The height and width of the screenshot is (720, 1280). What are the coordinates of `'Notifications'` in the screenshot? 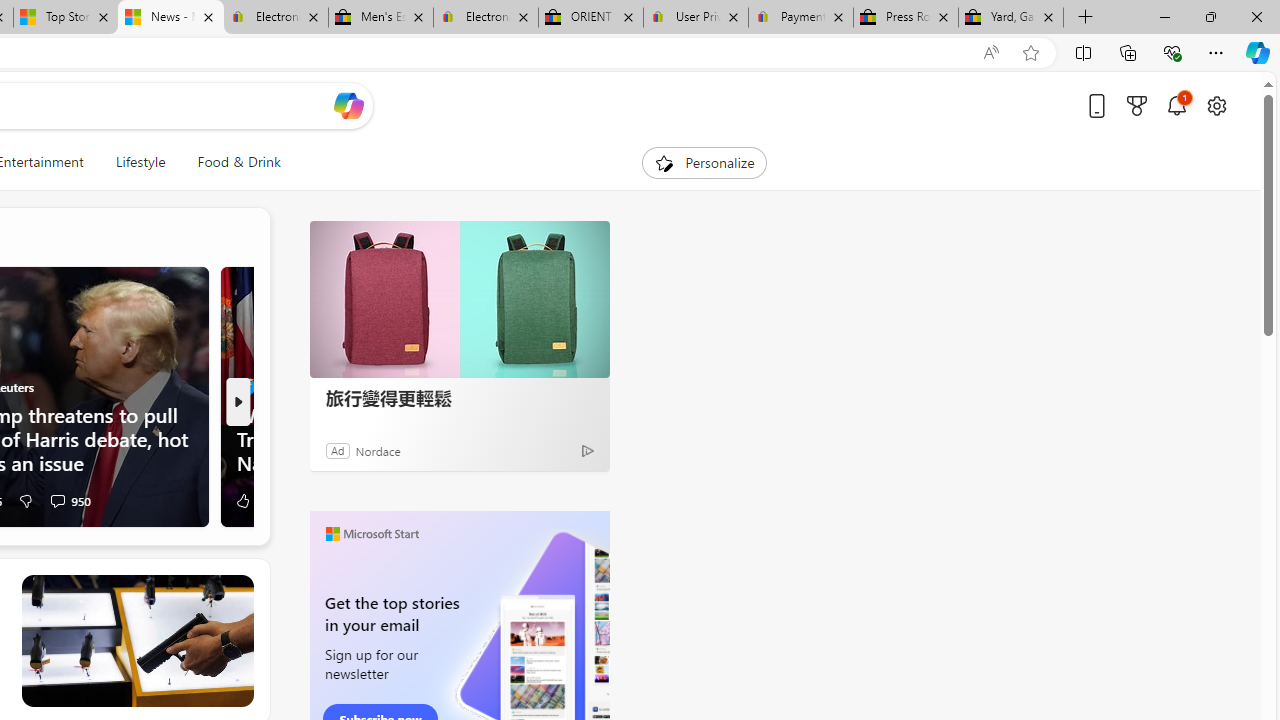 It's located at (1176, 105).